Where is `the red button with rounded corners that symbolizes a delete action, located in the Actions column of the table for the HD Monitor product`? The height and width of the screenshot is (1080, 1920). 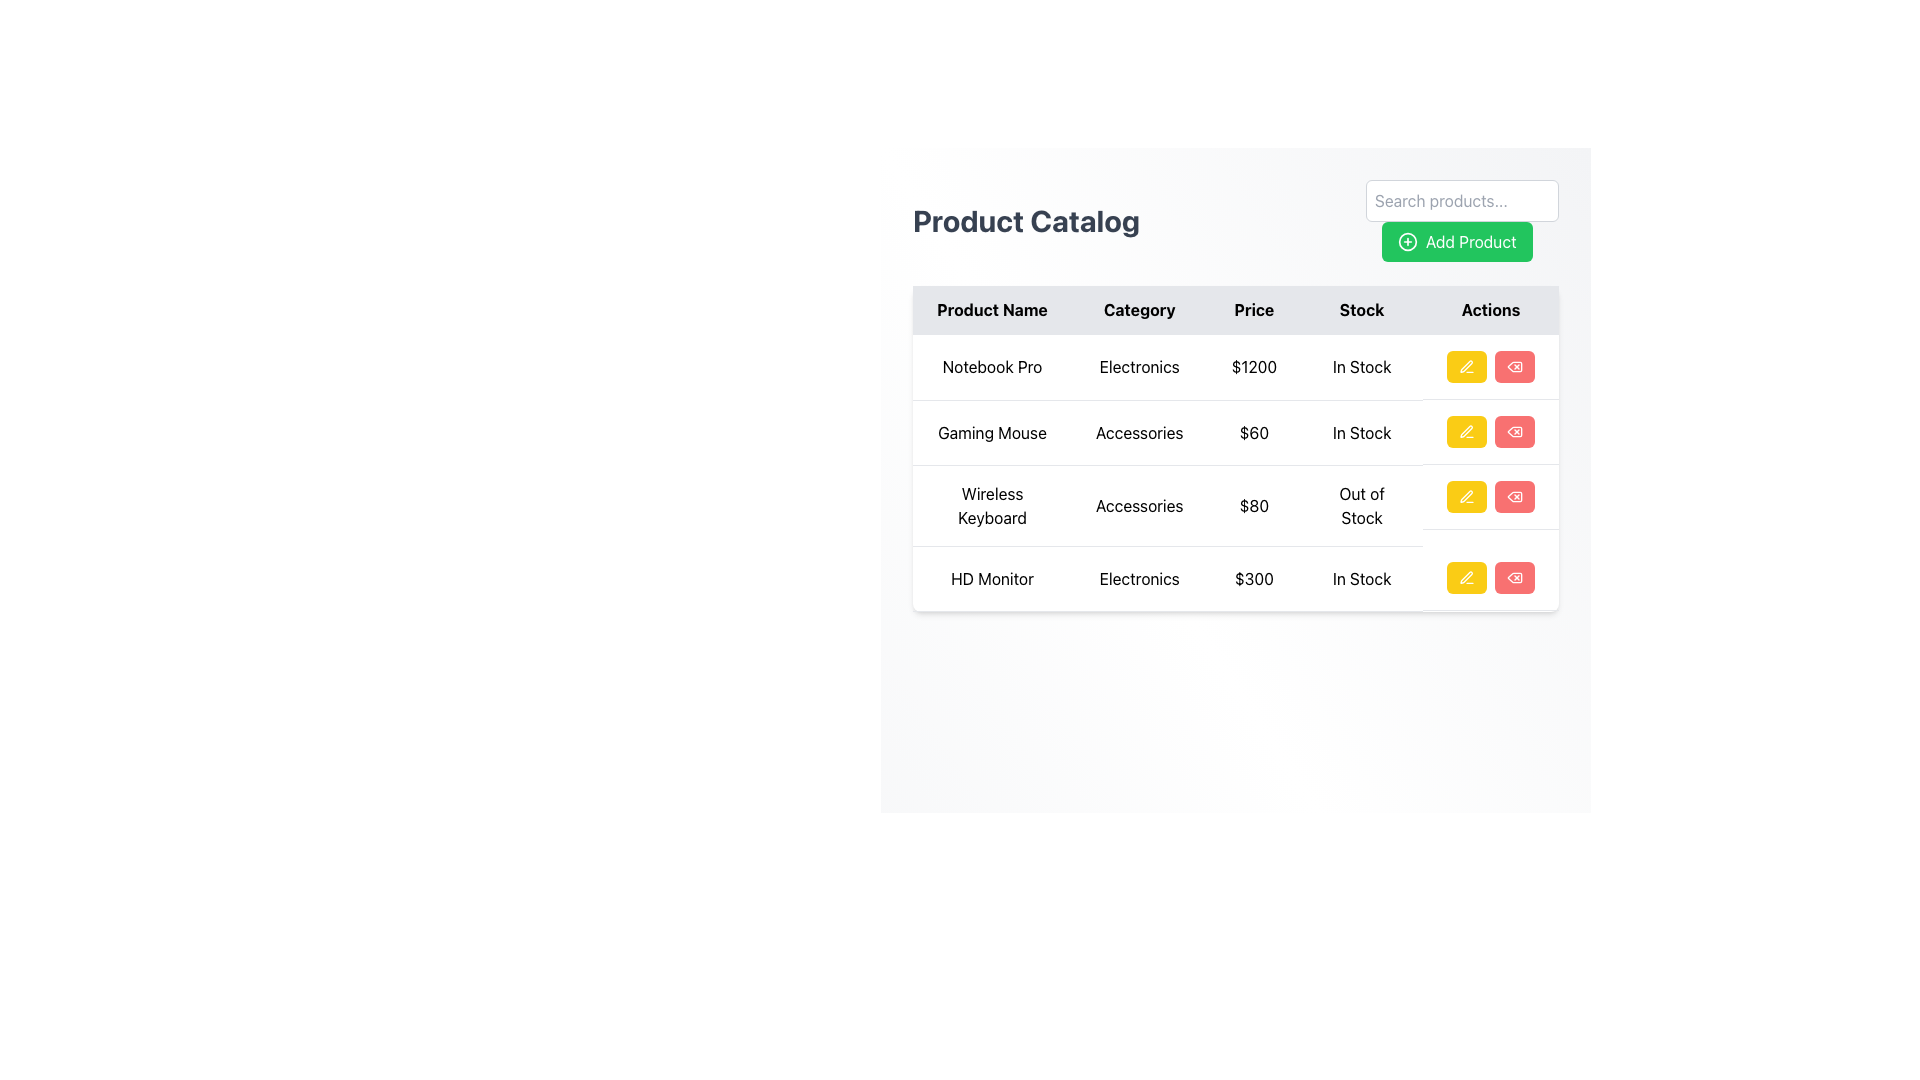 the red button with rounded corners that symbolizes a delete action, located in the Actions column of the table for the HD Monitor product is located at coordinates (1515, 366).